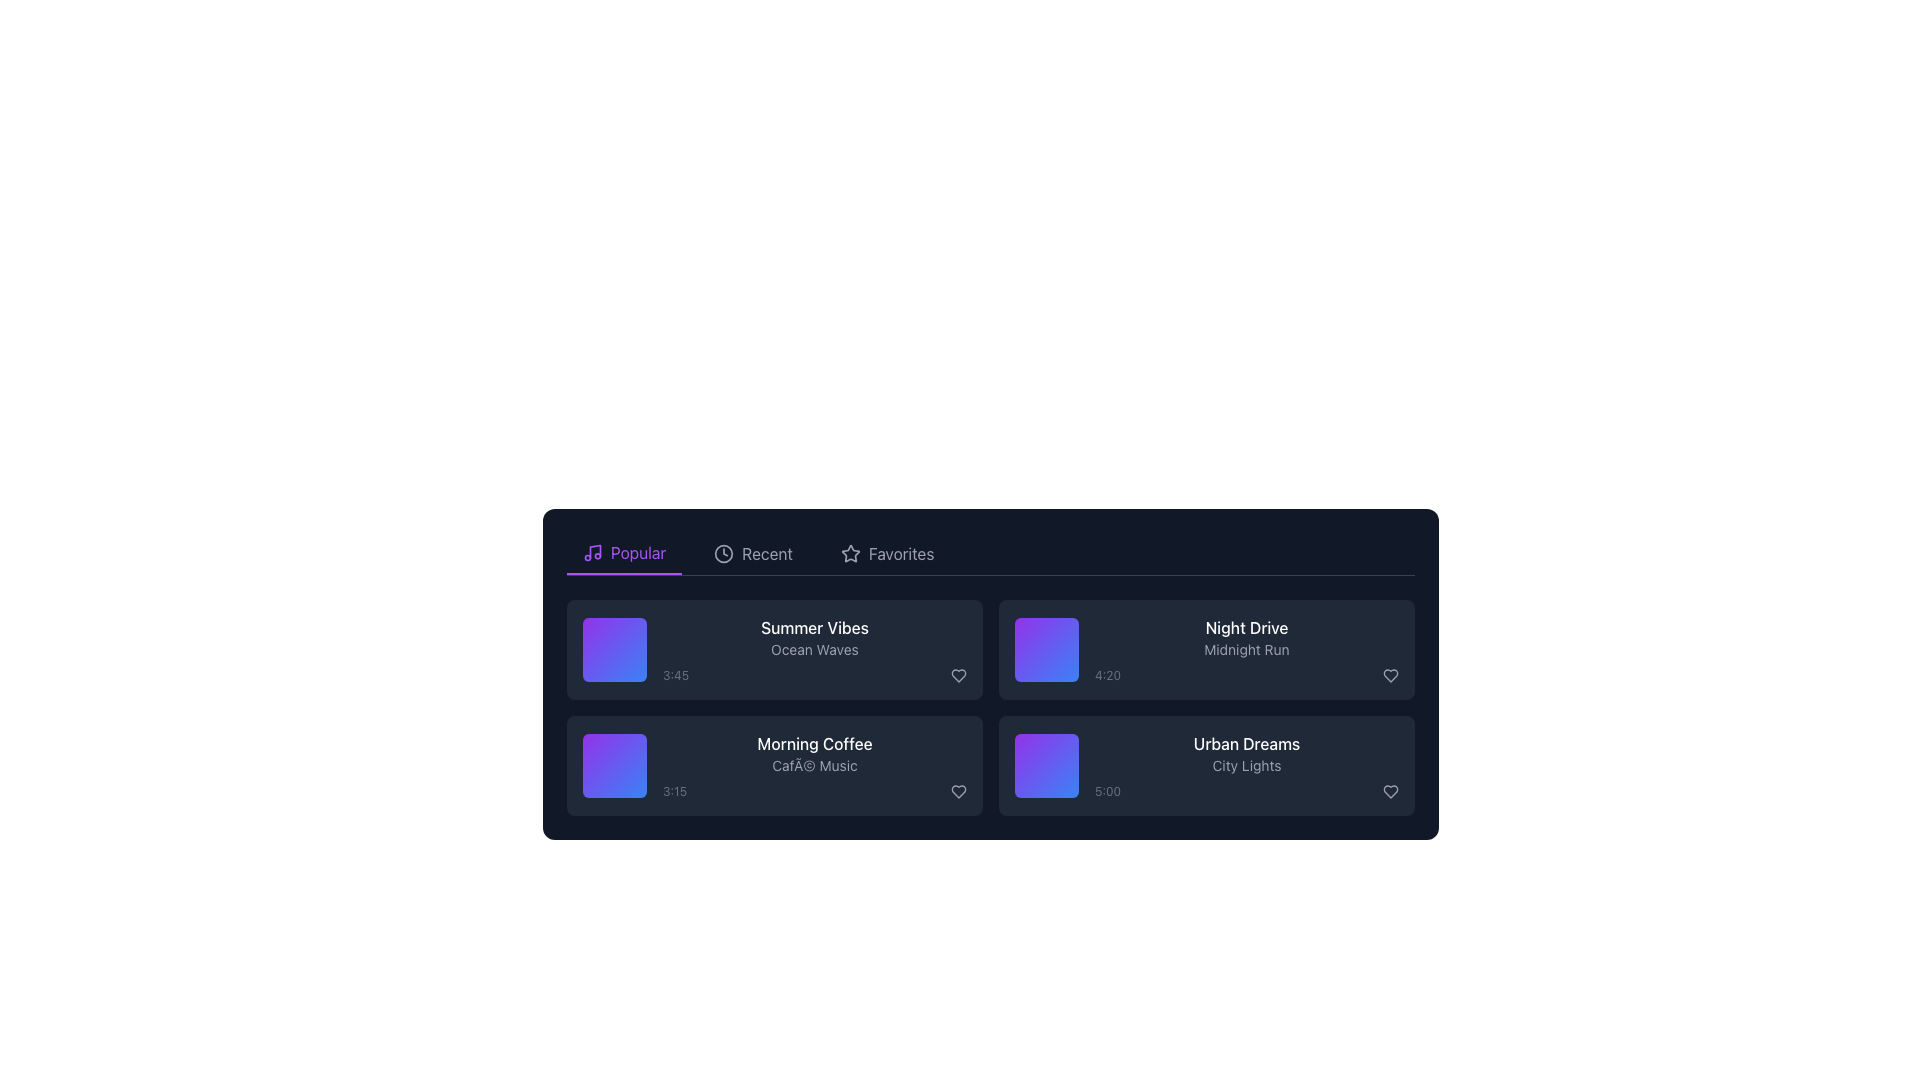  Describe the element at coordinates (637, 552) in the screenshot. I see `the label in the tabbed navigation bar that is positioned to the left of 'Recent' and 'Favorites'` at that location.